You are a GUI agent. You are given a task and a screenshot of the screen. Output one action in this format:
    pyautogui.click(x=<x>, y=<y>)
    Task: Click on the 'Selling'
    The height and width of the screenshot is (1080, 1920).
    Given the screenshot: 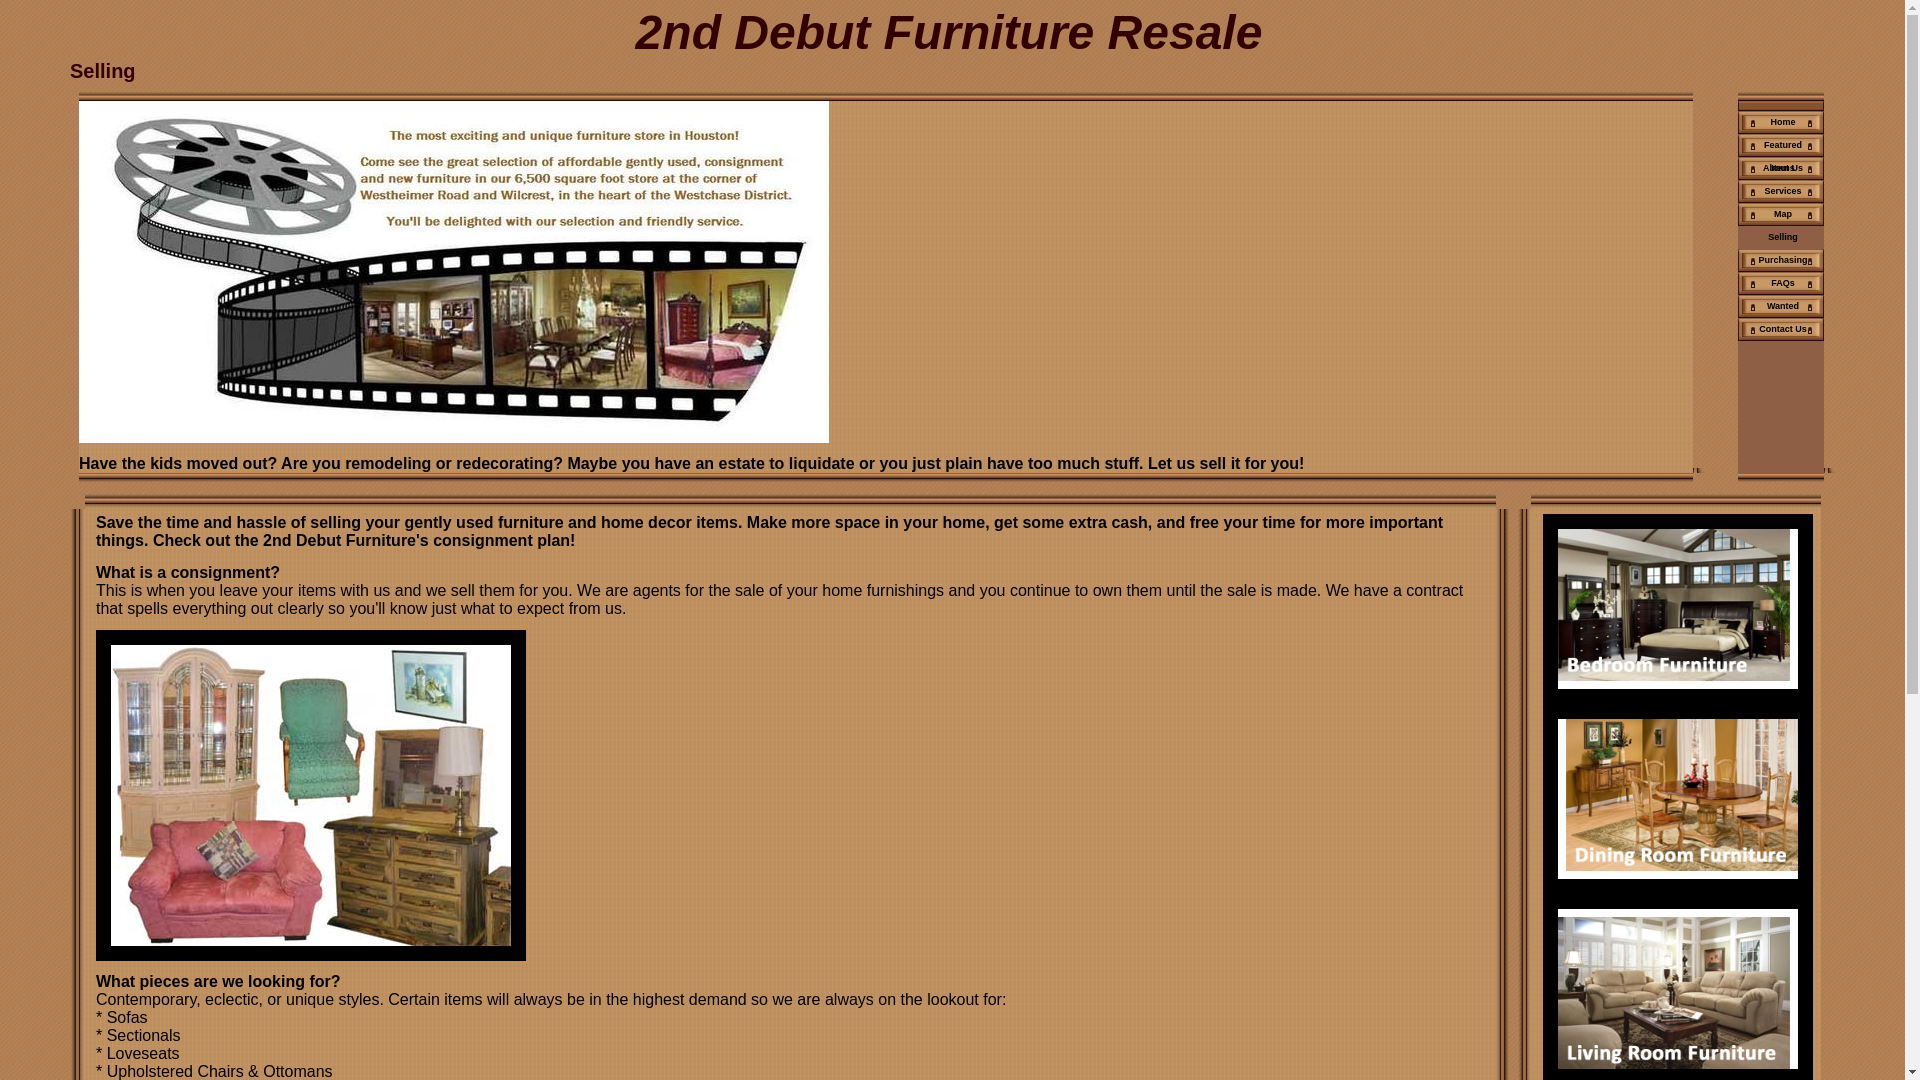 What is the action you would take?
    pyautogui.click(x=1780, y=236)
    